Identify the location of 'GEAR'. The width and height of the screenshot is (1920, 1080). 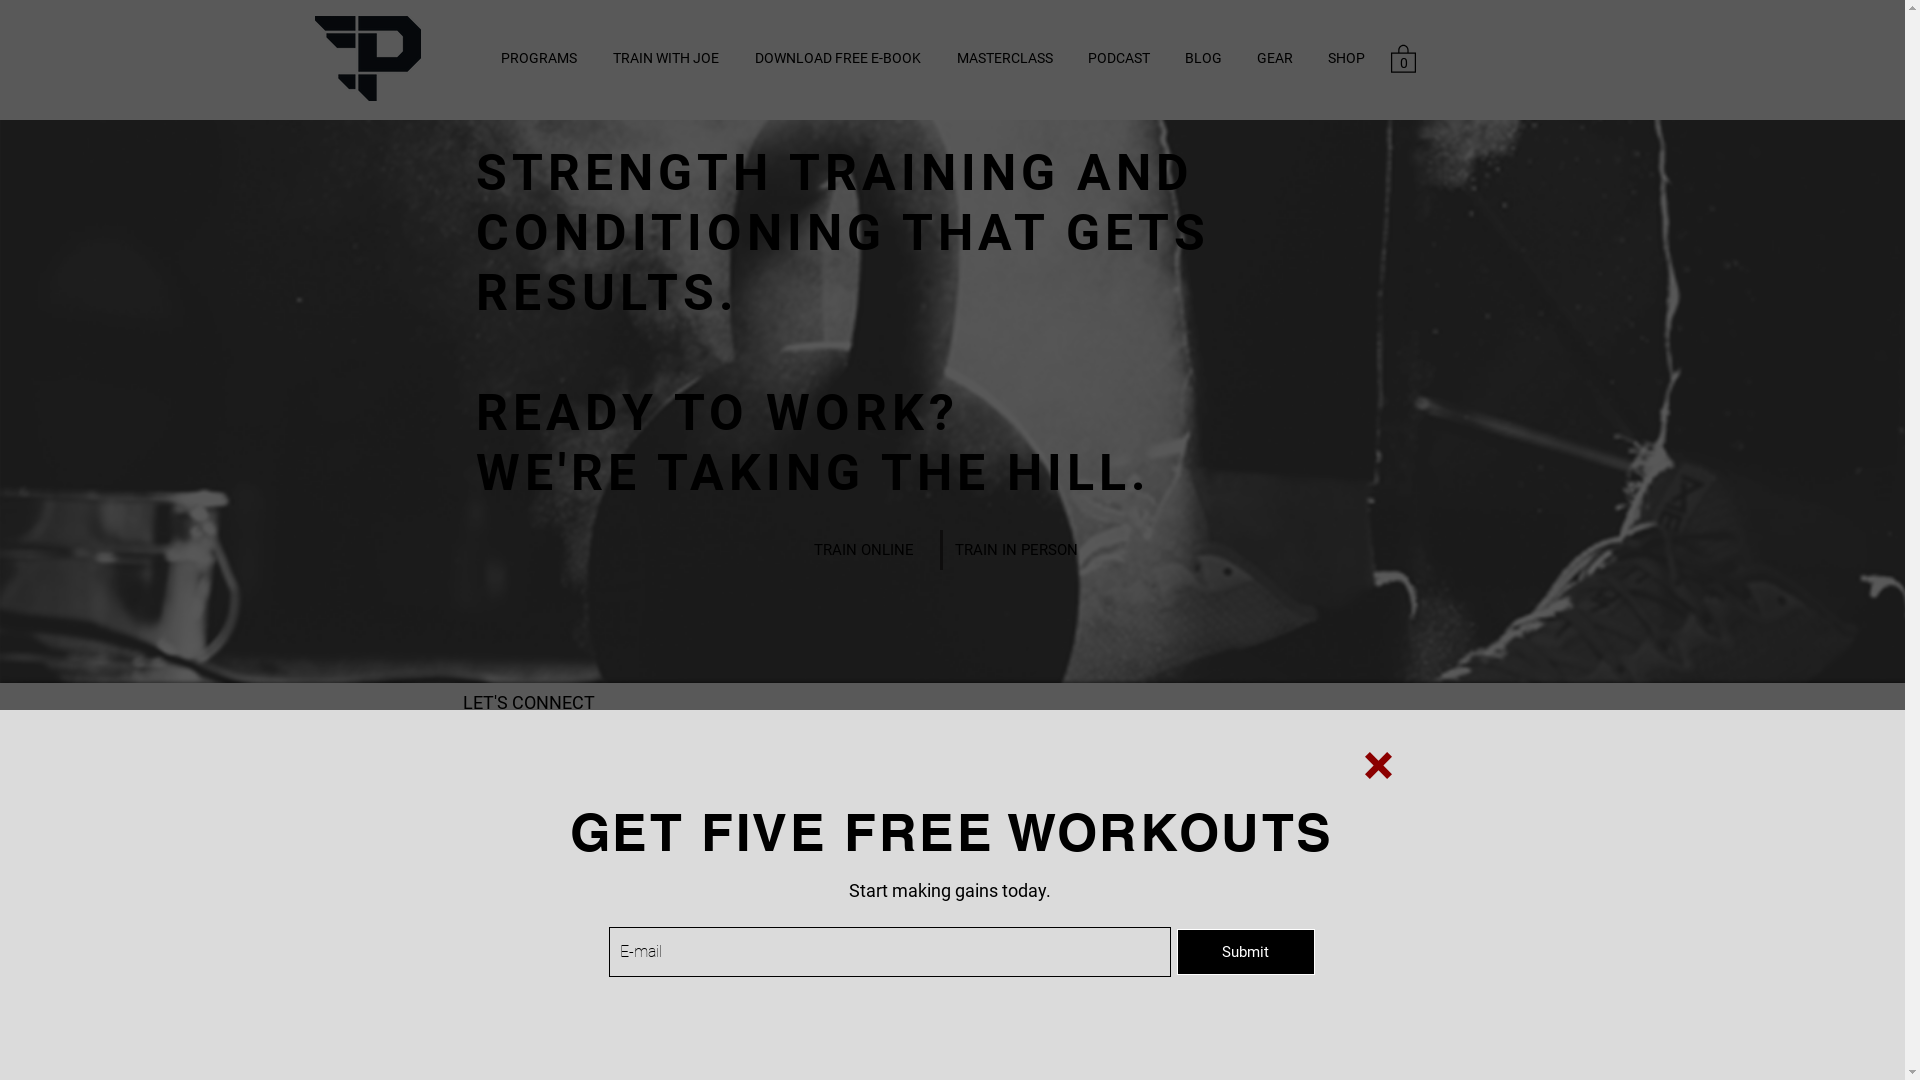
(1274, 57).